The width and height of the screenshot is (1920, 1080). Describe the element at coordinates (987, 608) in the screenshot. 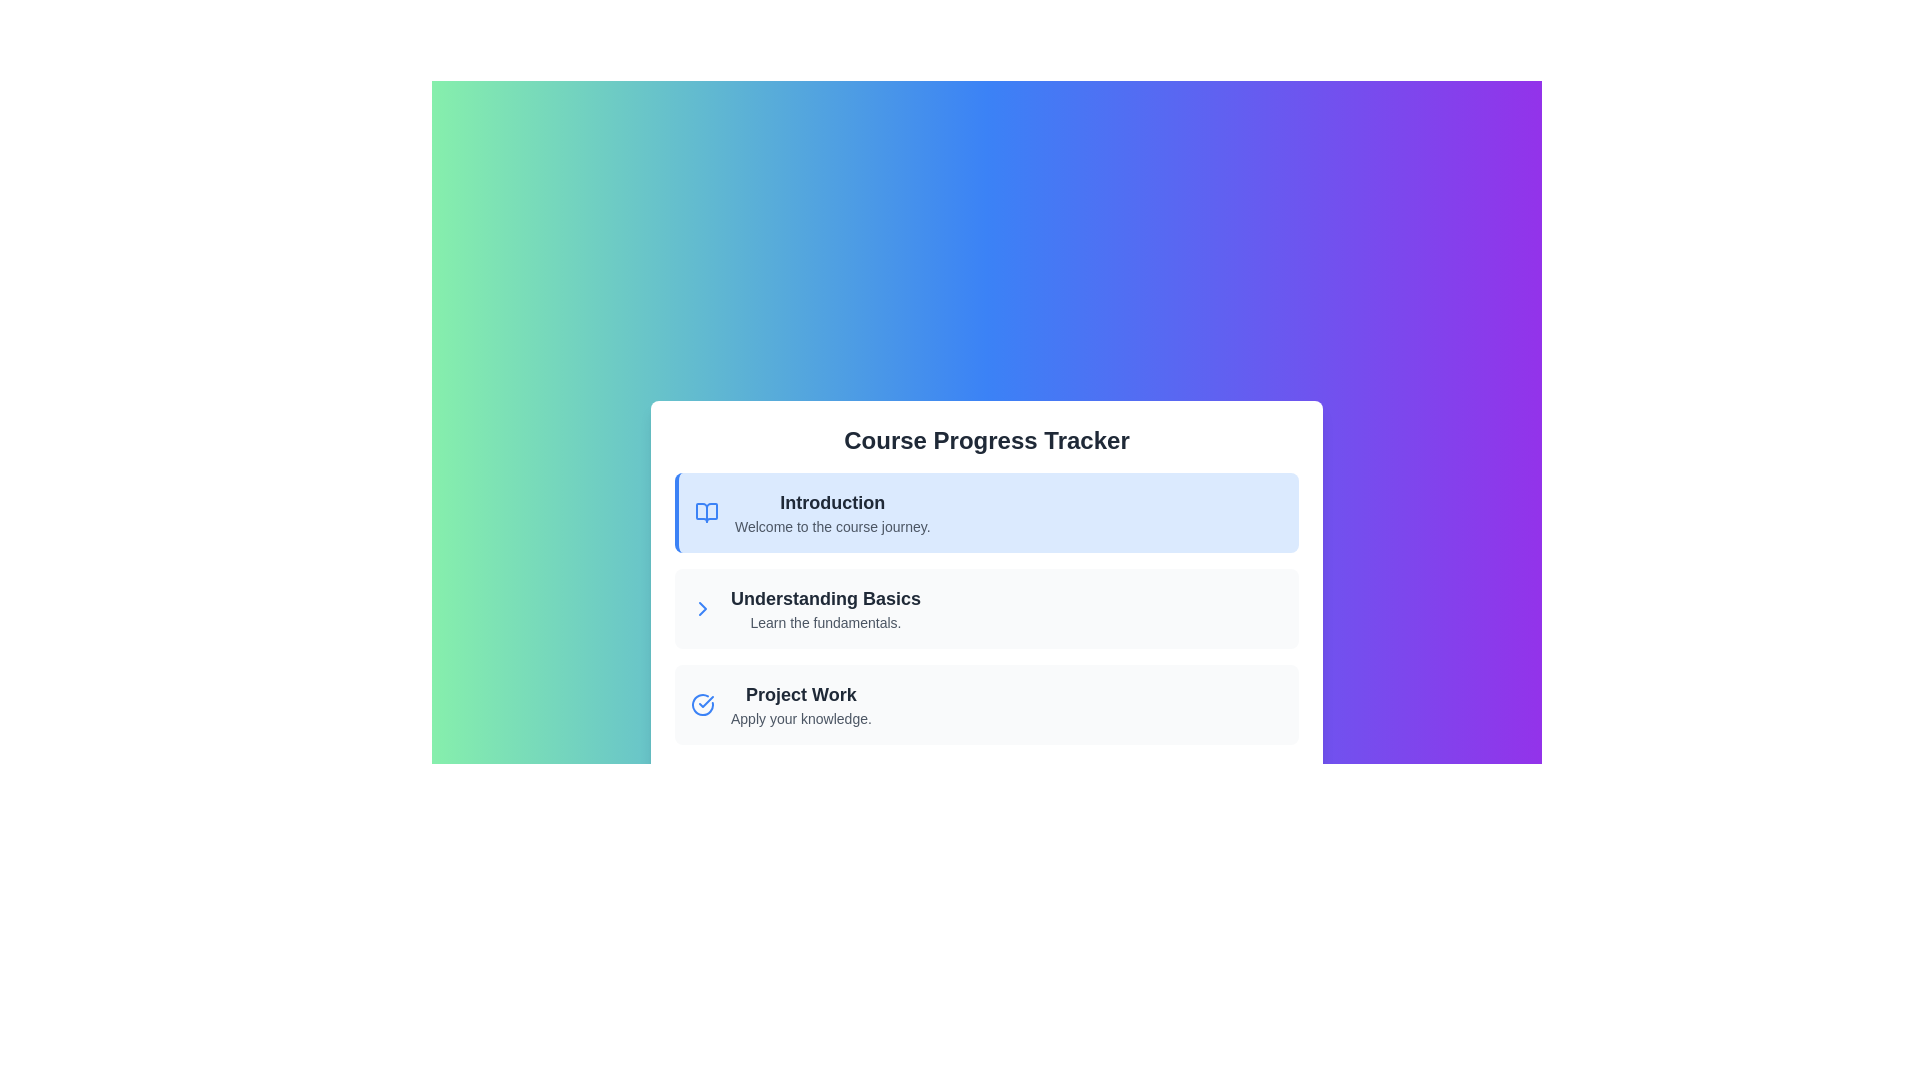

I see `the list item titled 'Understanding Basics' in the Course Progress Tracker` at that location.